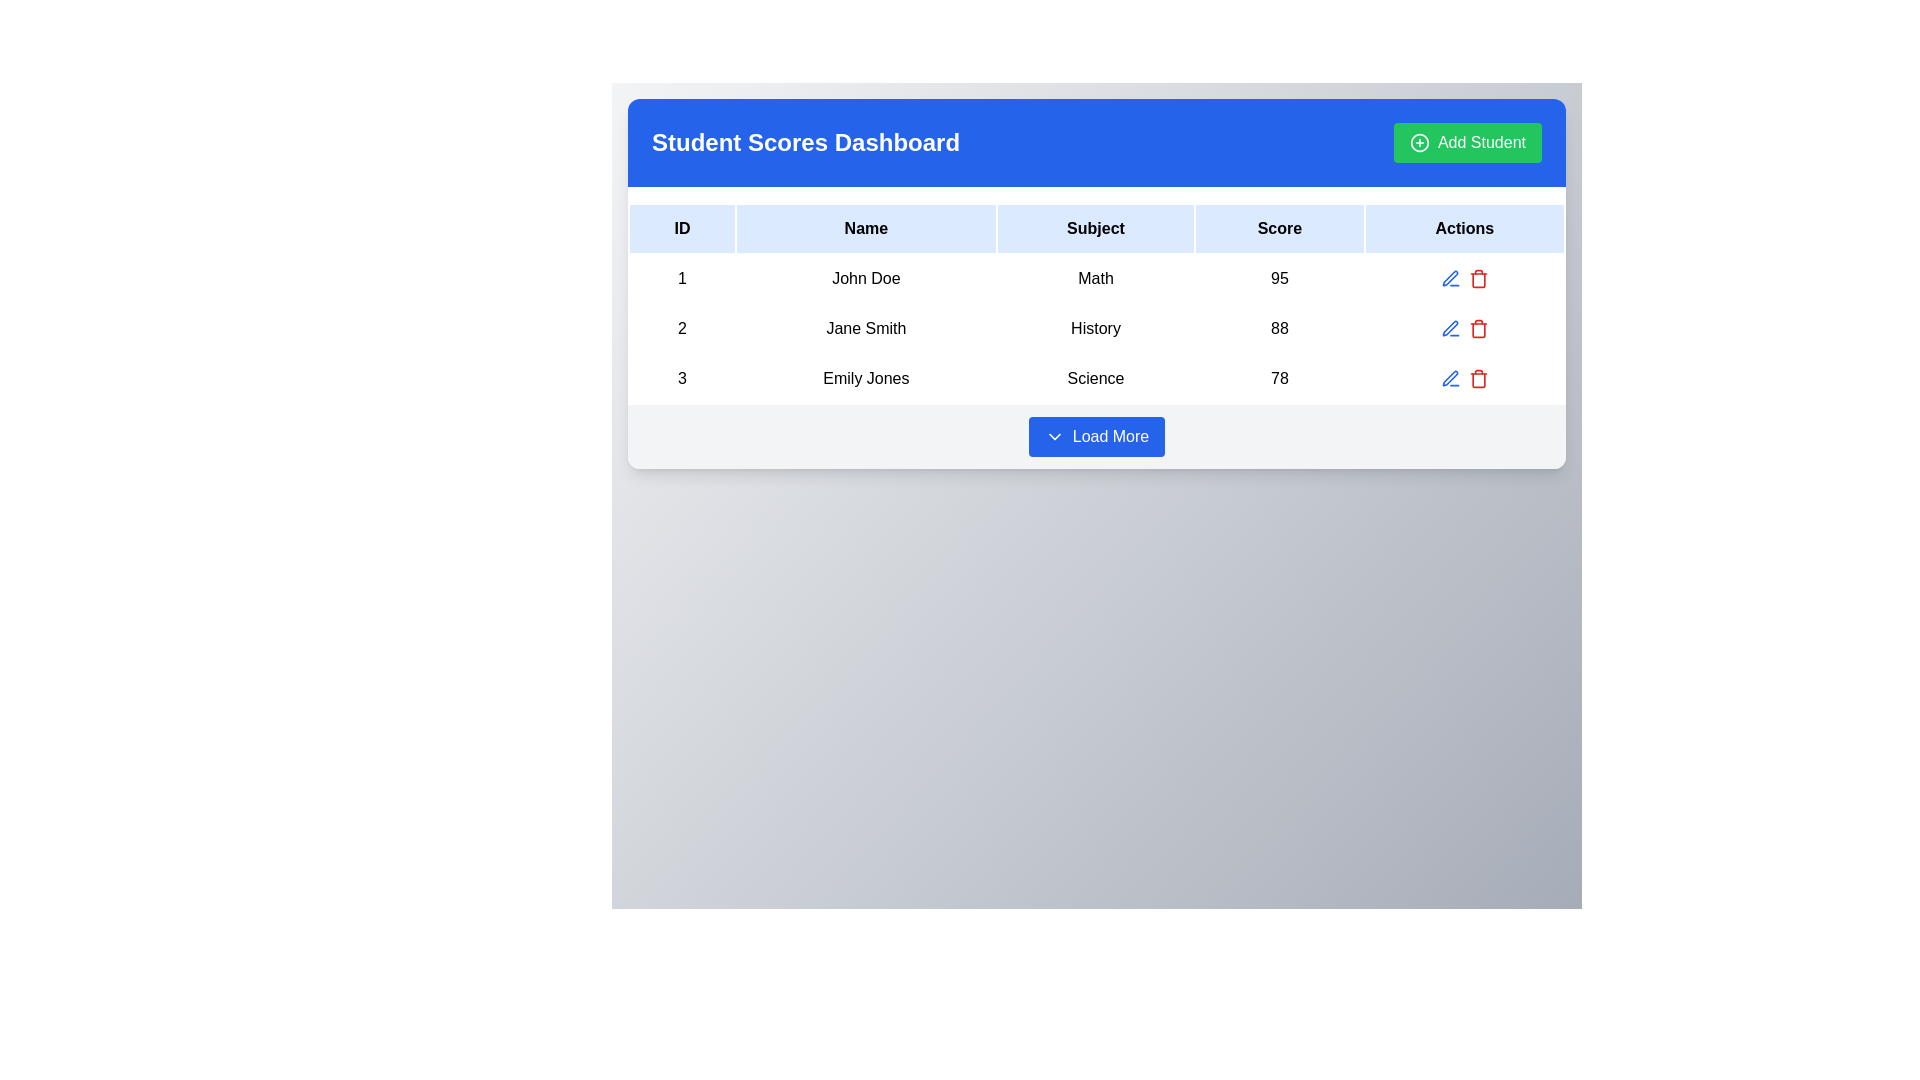  What do you see at coordinates (1464, 278) in the screenshot?
I see `the interactive icons in the Action cell of the first row in the Student Scores Dashboard table` at bounding box center [1464, 278].